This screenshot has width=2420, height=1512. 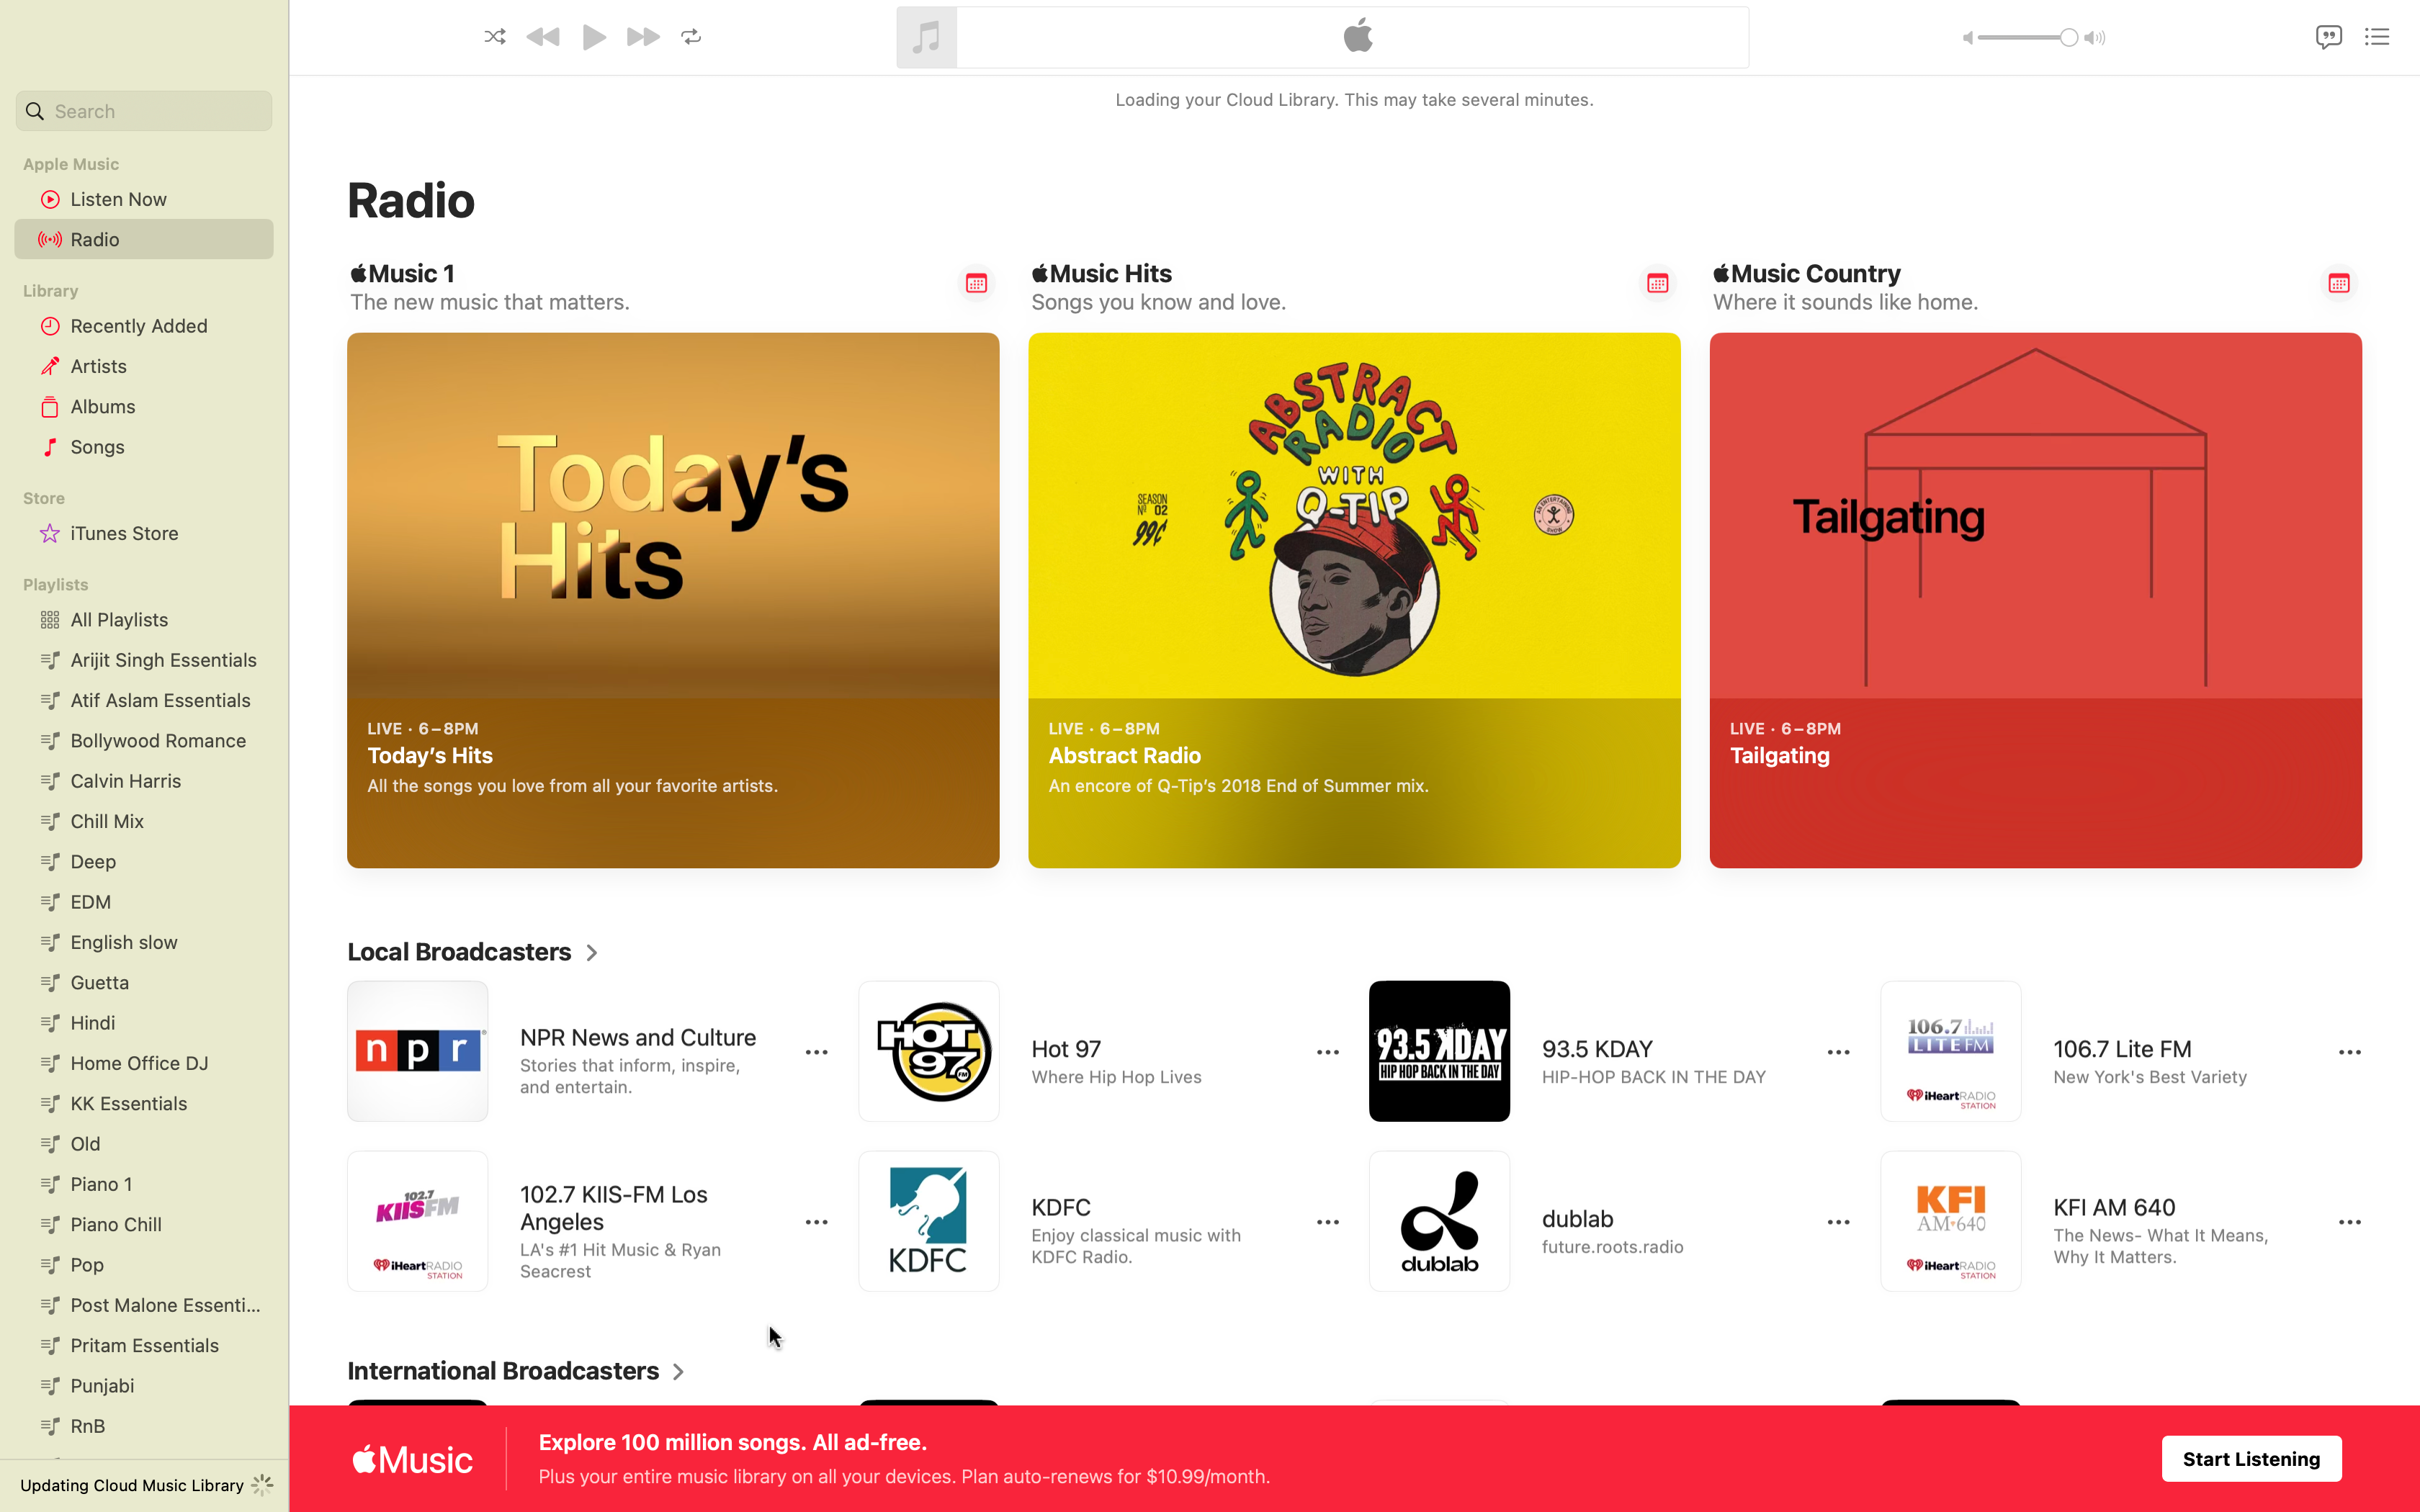 I want to click on Alert me on Popular Music Hits, so click(x=1655, y=284).